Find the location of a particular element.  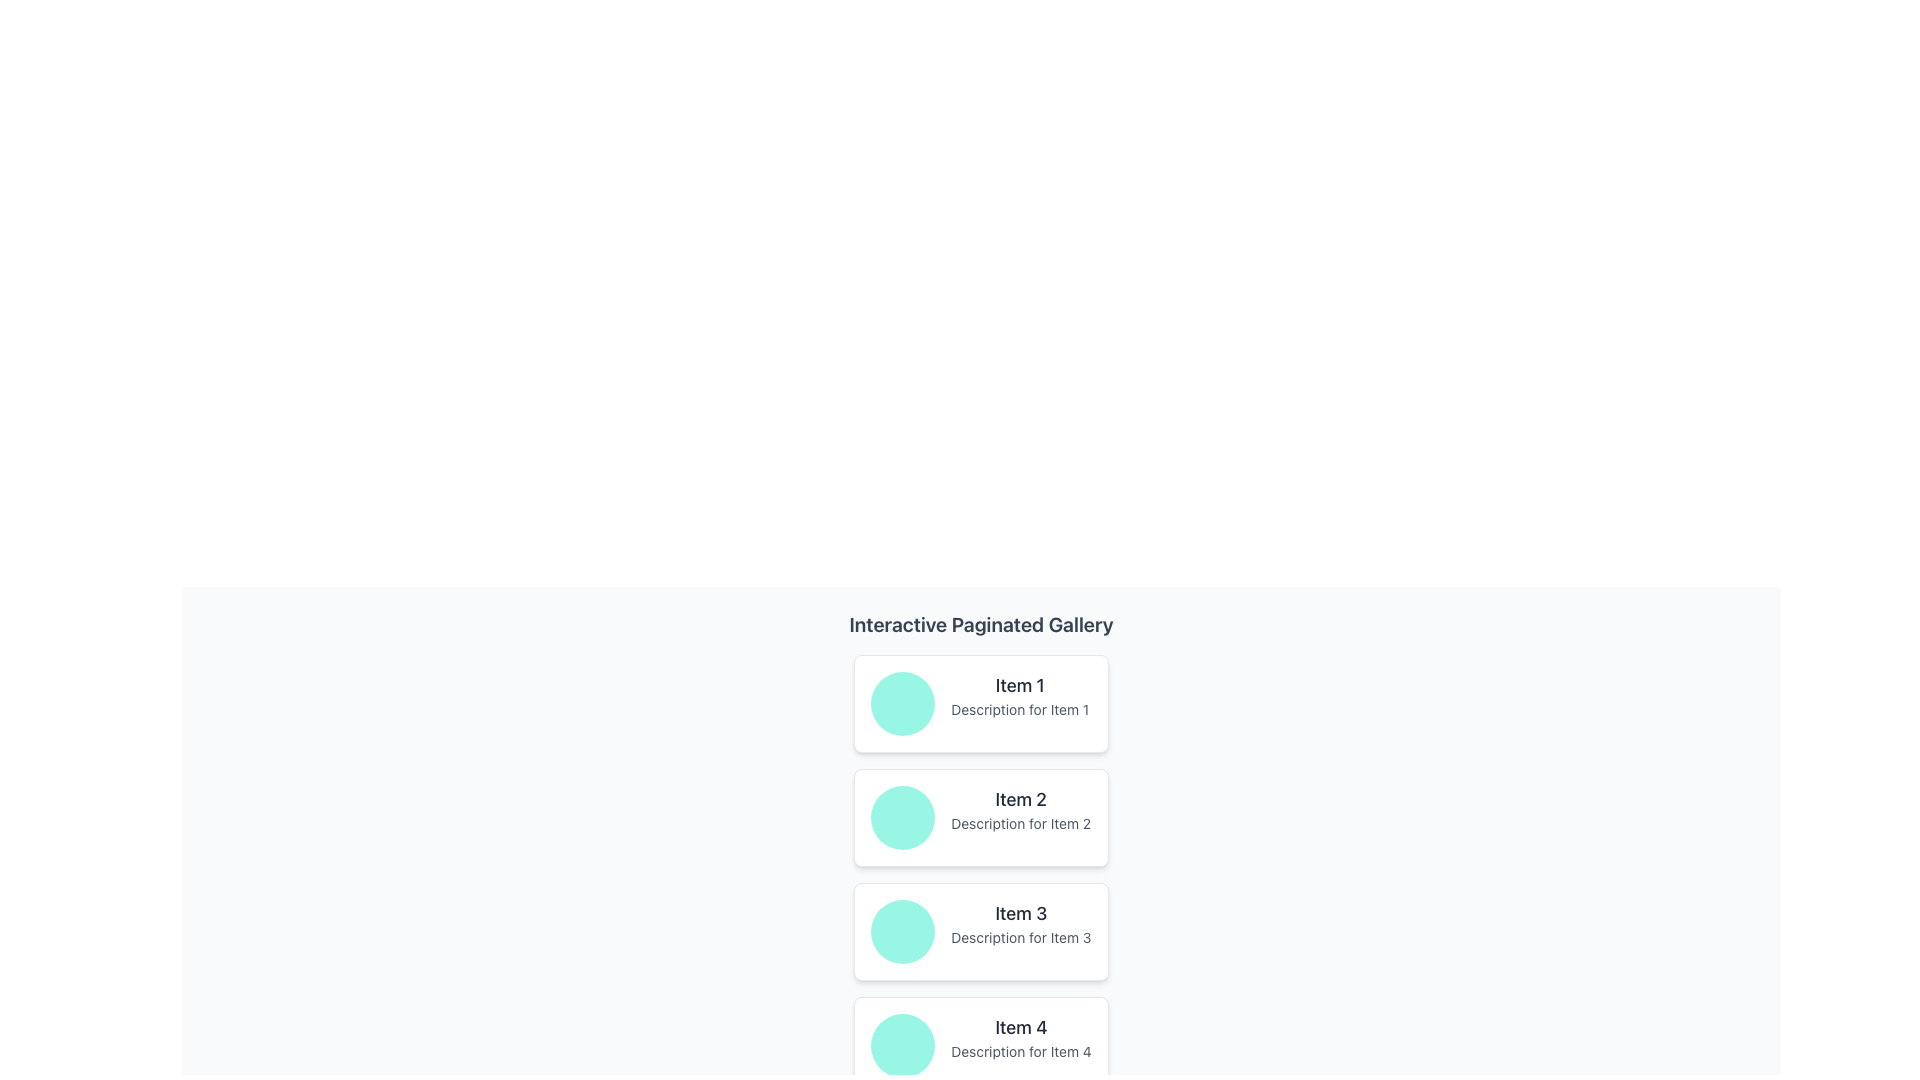

informational text content located directly beneath 'Item 3' in the card structure of the list is located at coordinates (1021, 937).